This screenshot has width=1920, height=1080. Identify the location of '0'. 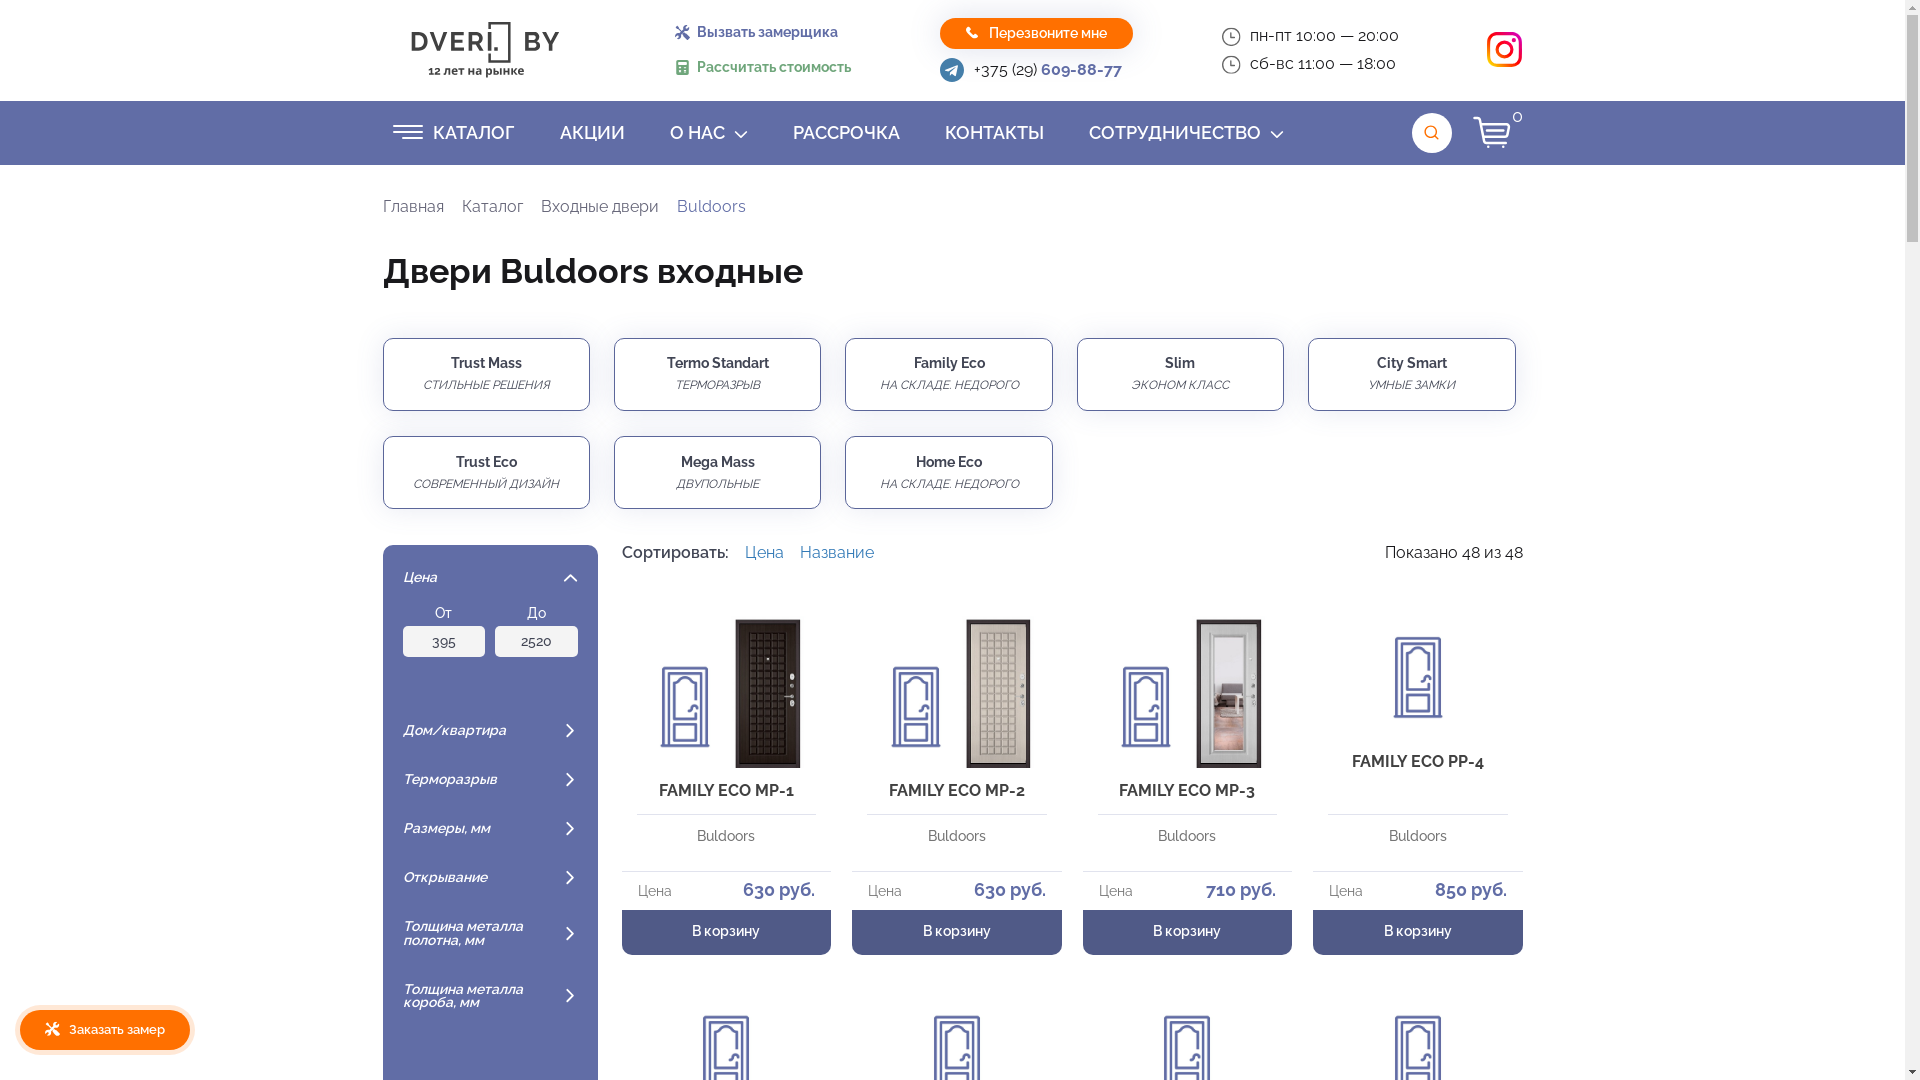
(1497, 132).